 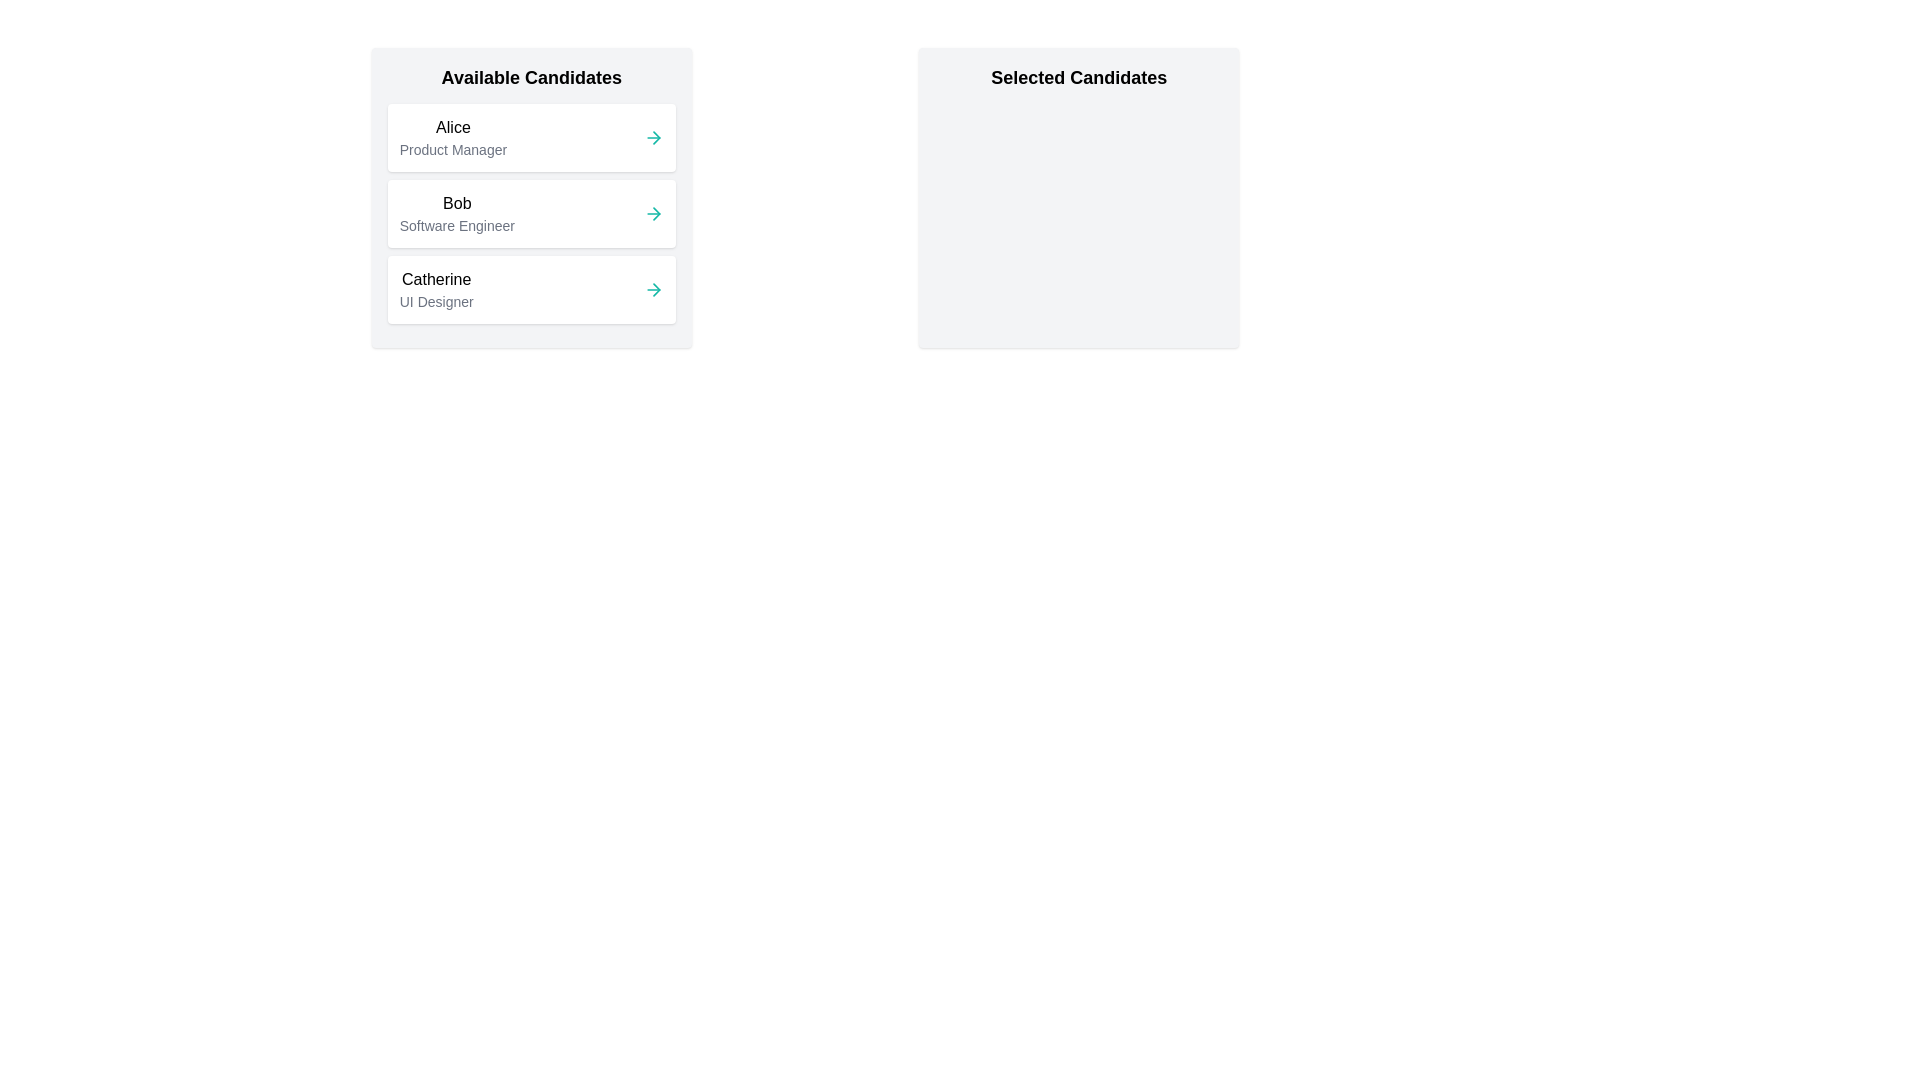 I want to click on right arrow button next to the candidate Catherine to select them, so click(x=653, y=289).